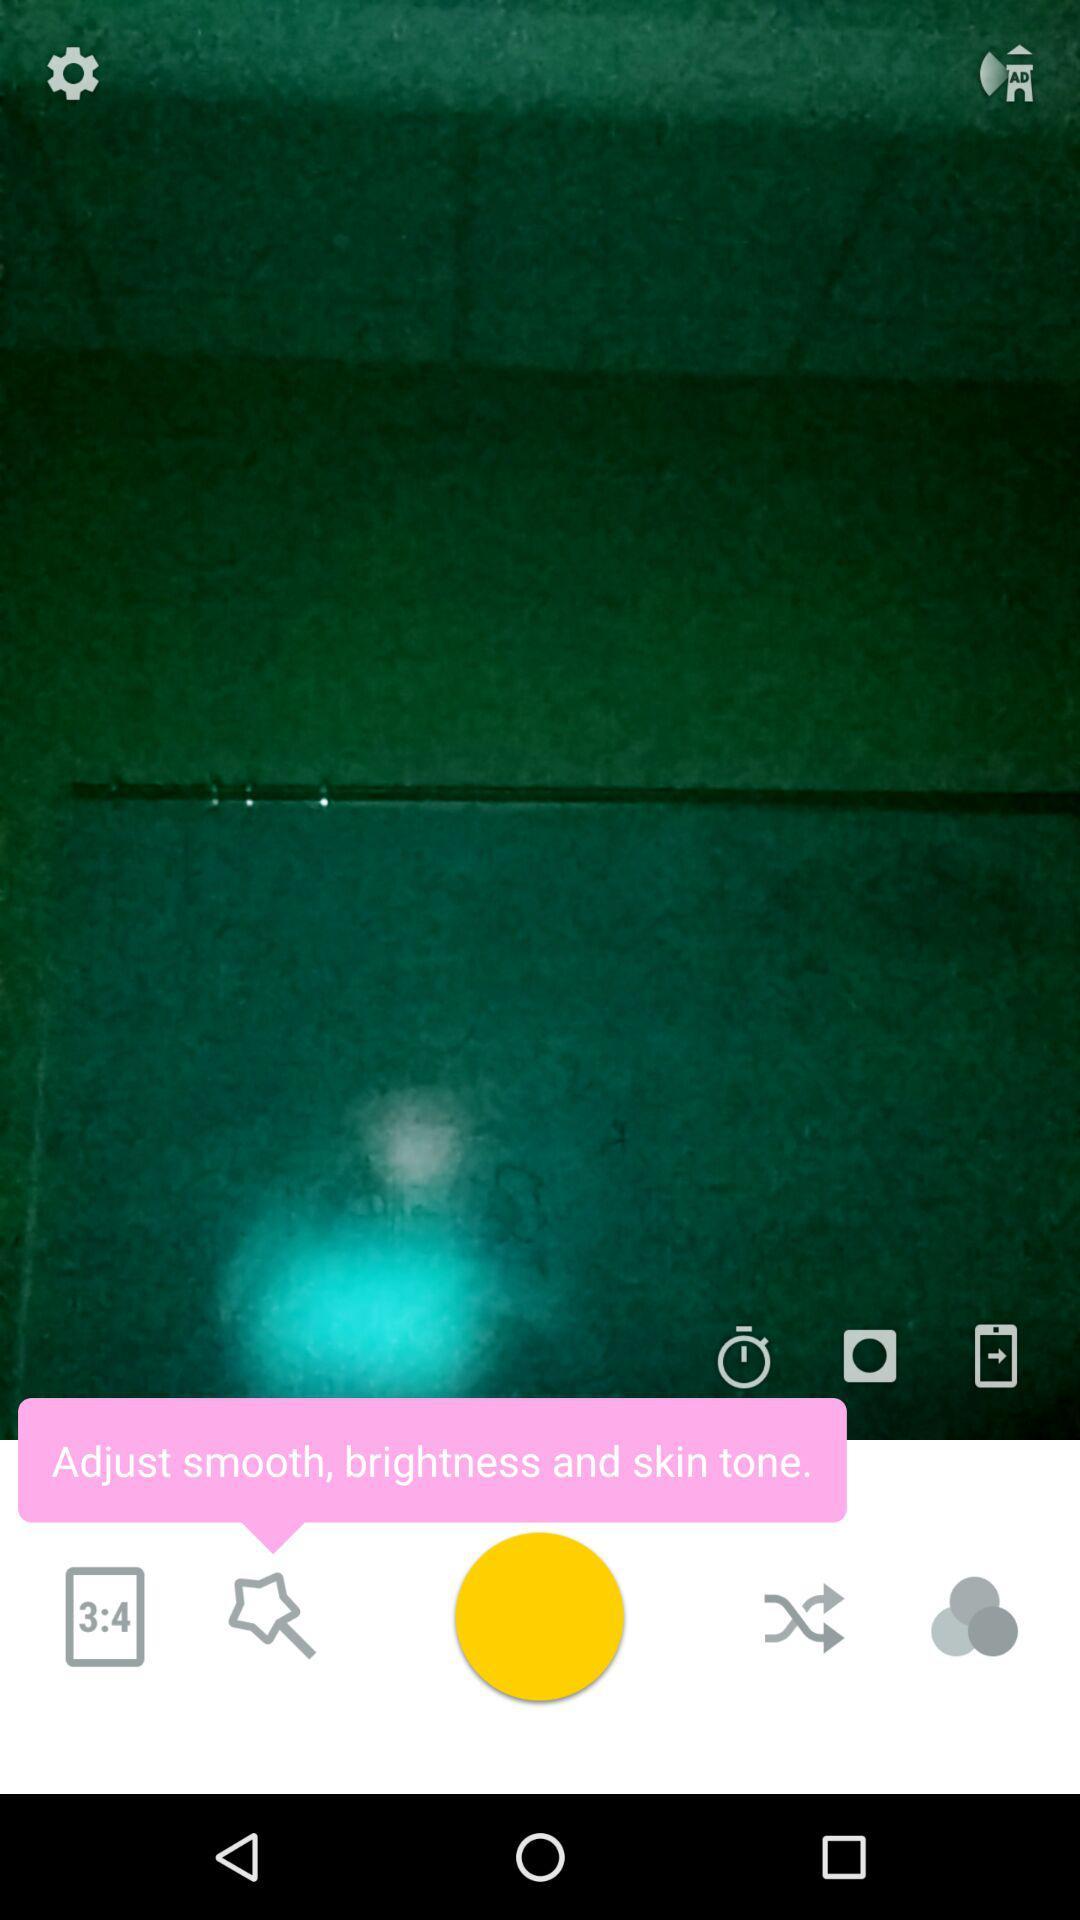  Describe the element at coordinates (805, 1617) in the screenshot. I see `shuffle` at that location.